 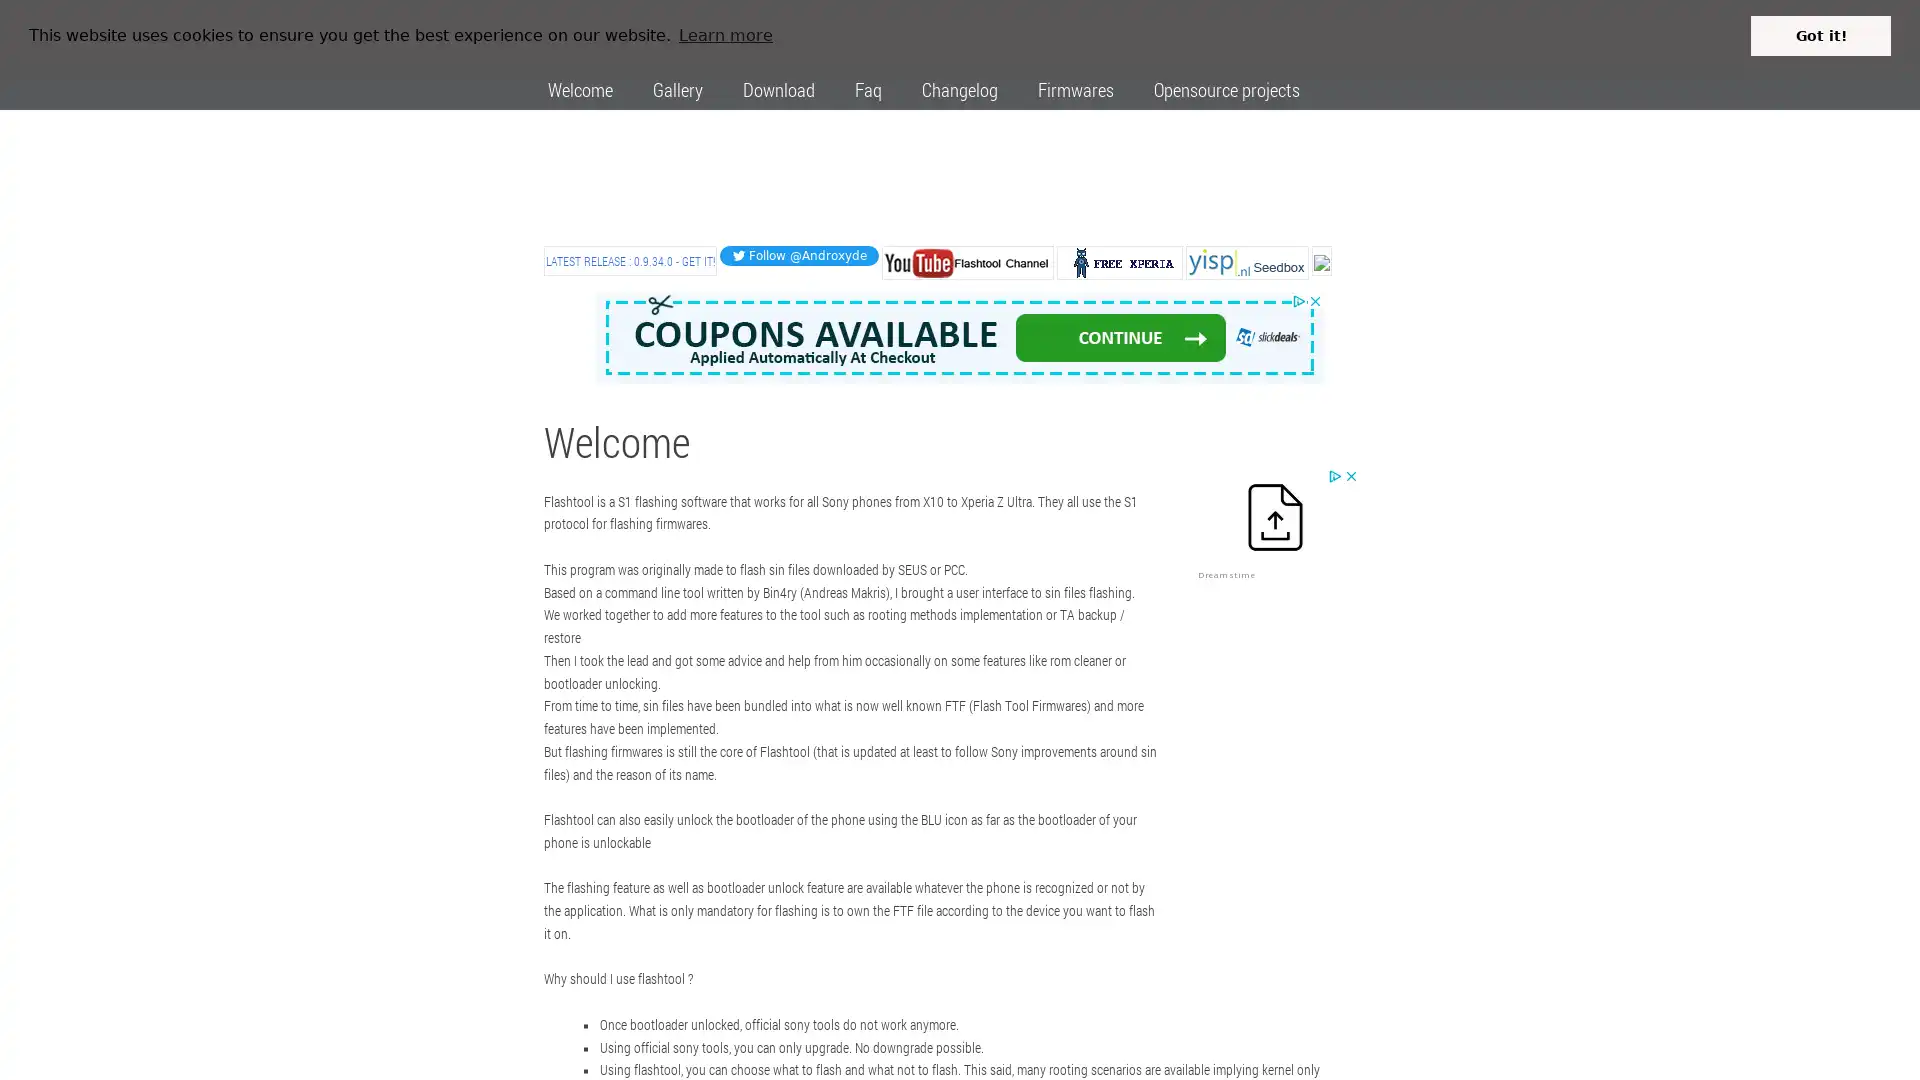 What do you see at coordinates (1820, 35) in the screenshot?
I see `dismiss cookie message` at bounding box center [1820, 35].